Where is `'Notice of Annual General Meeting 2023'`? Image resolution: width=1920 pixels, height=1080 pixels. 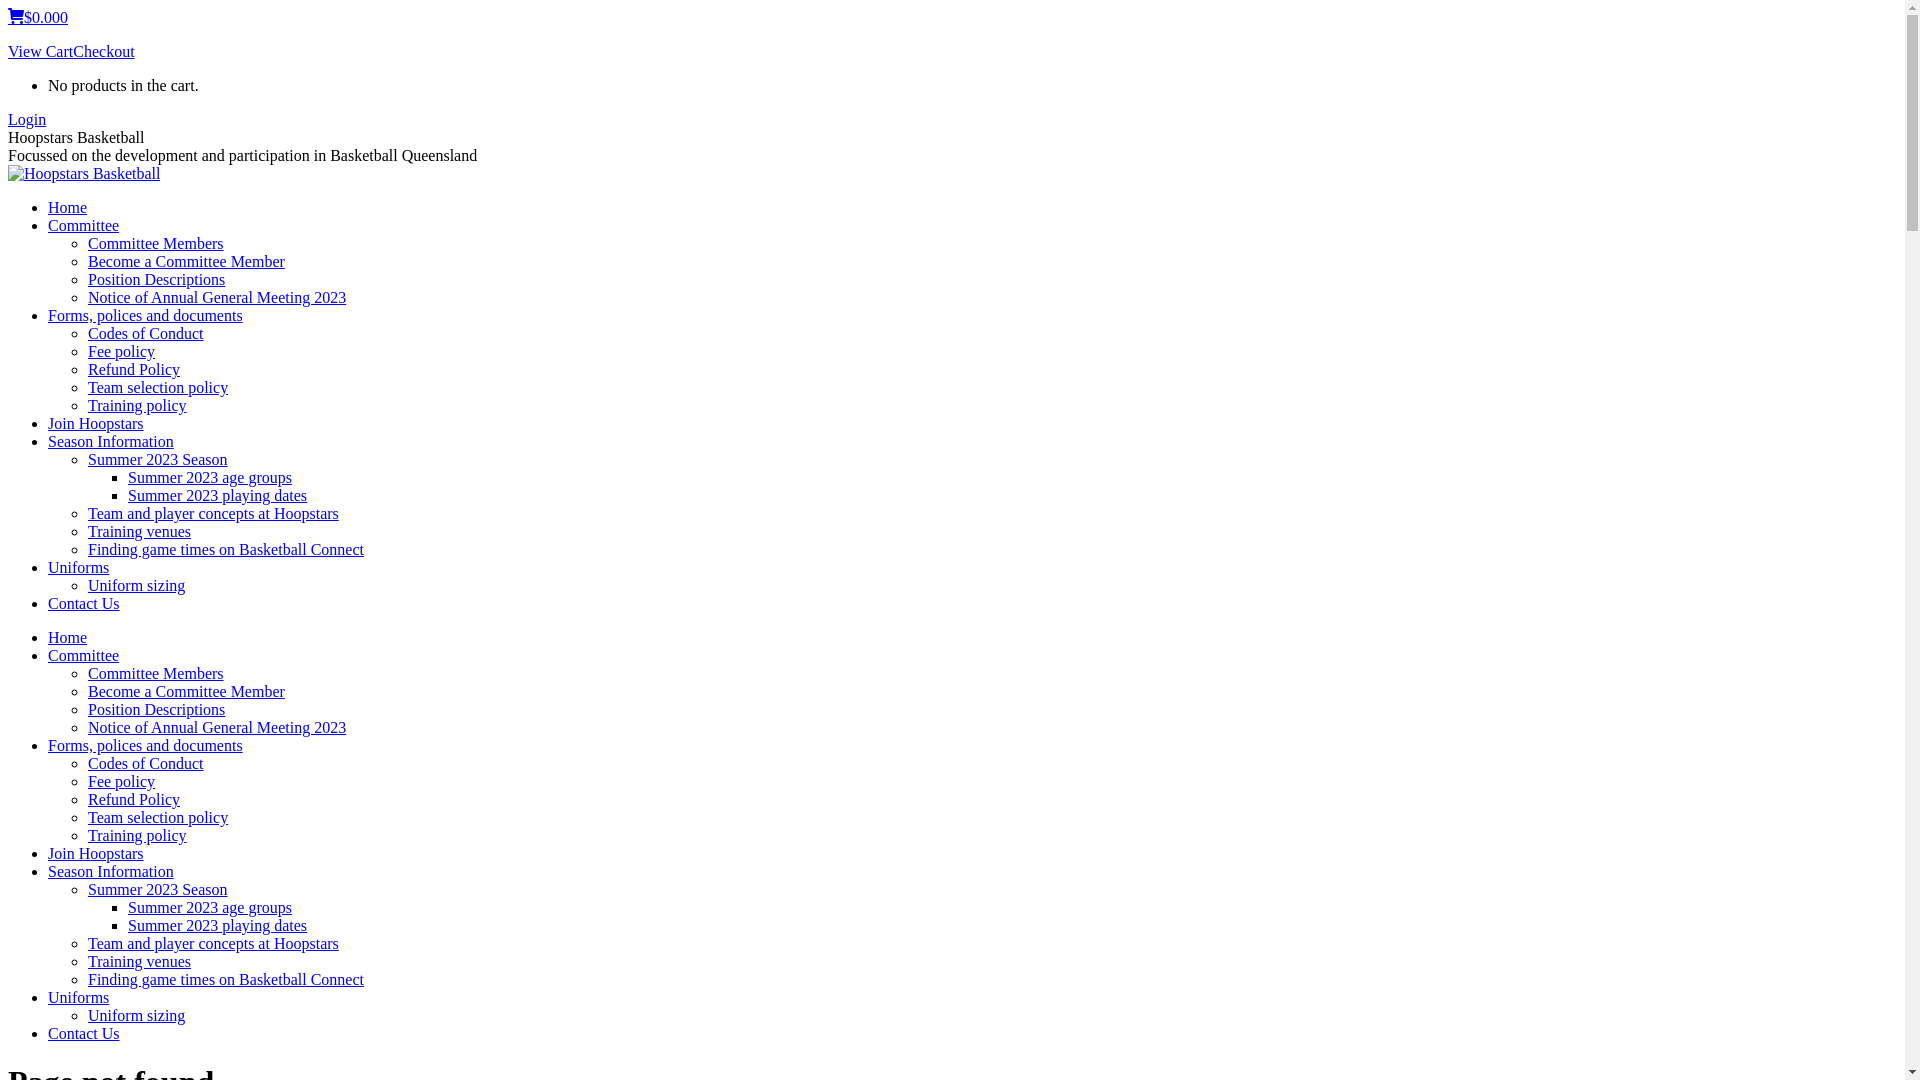 'Notice of Annual General Meeting 2023' is located at coordinates (216, 727).